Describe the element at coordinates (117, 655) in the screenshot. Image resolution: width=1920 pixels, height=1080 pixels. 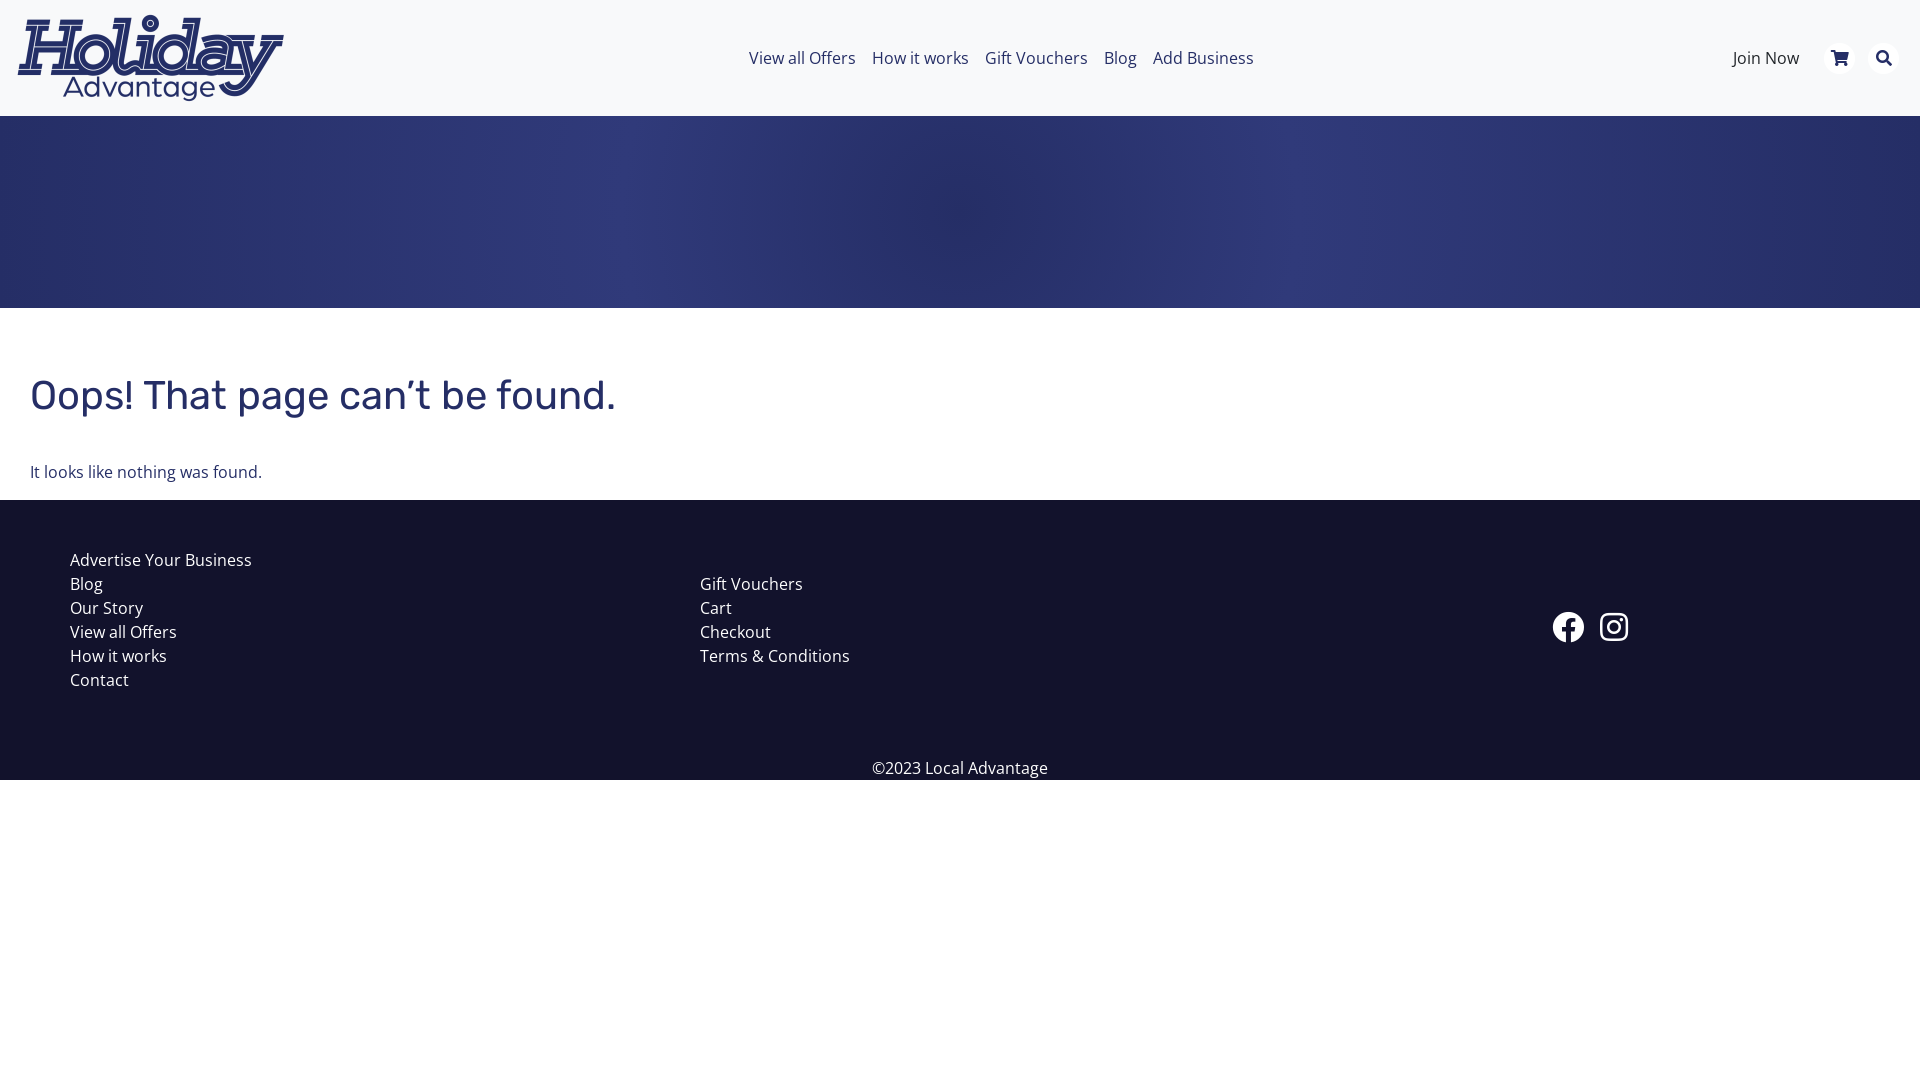
I see `'How it works'` at that location.